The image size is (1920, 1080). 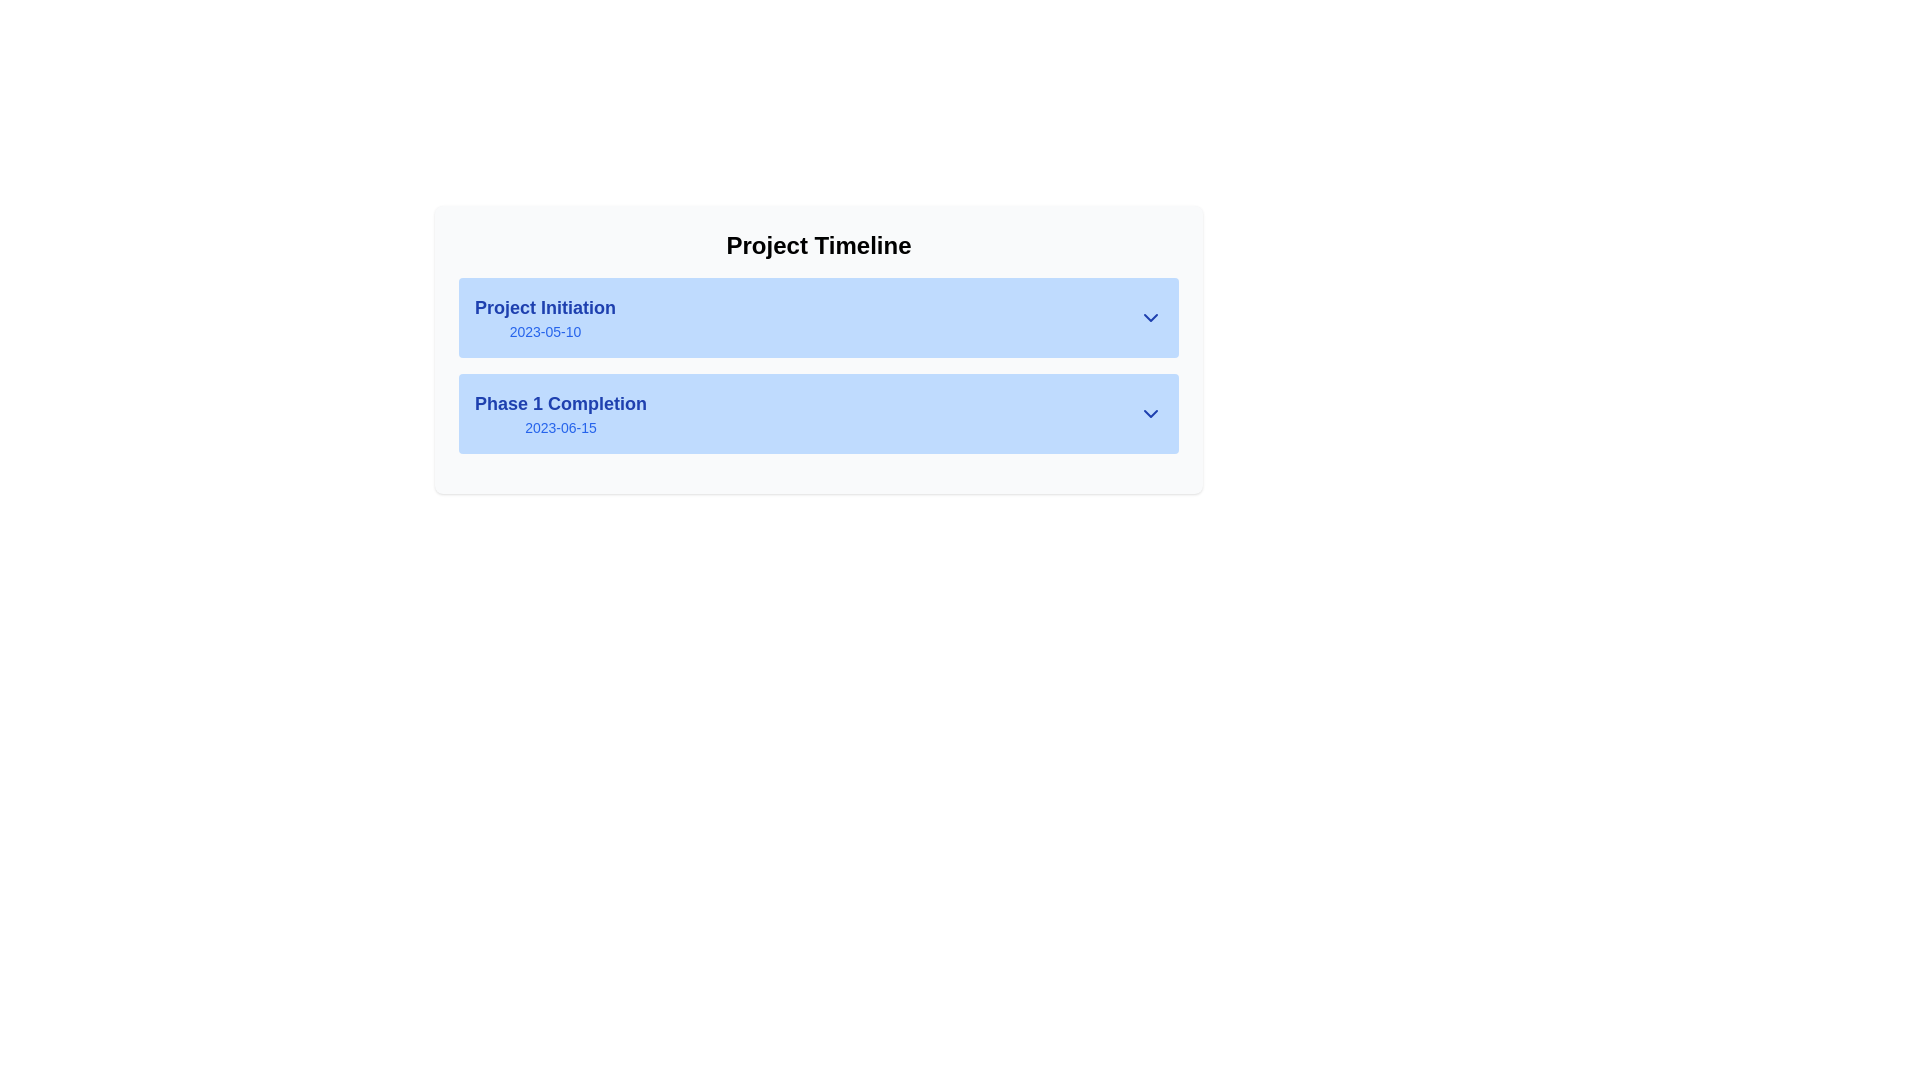 What do you see at coordinates (545, 316) in the screenshot?
I see `the 'Project Initiation' text label, which displays 'Project Initiation' in bold dark blue and '2023-05-10' below it in lighter blue, located in the top section of the vertically stacked list under 'Project Timeline'` at bounding box center [545, 316].